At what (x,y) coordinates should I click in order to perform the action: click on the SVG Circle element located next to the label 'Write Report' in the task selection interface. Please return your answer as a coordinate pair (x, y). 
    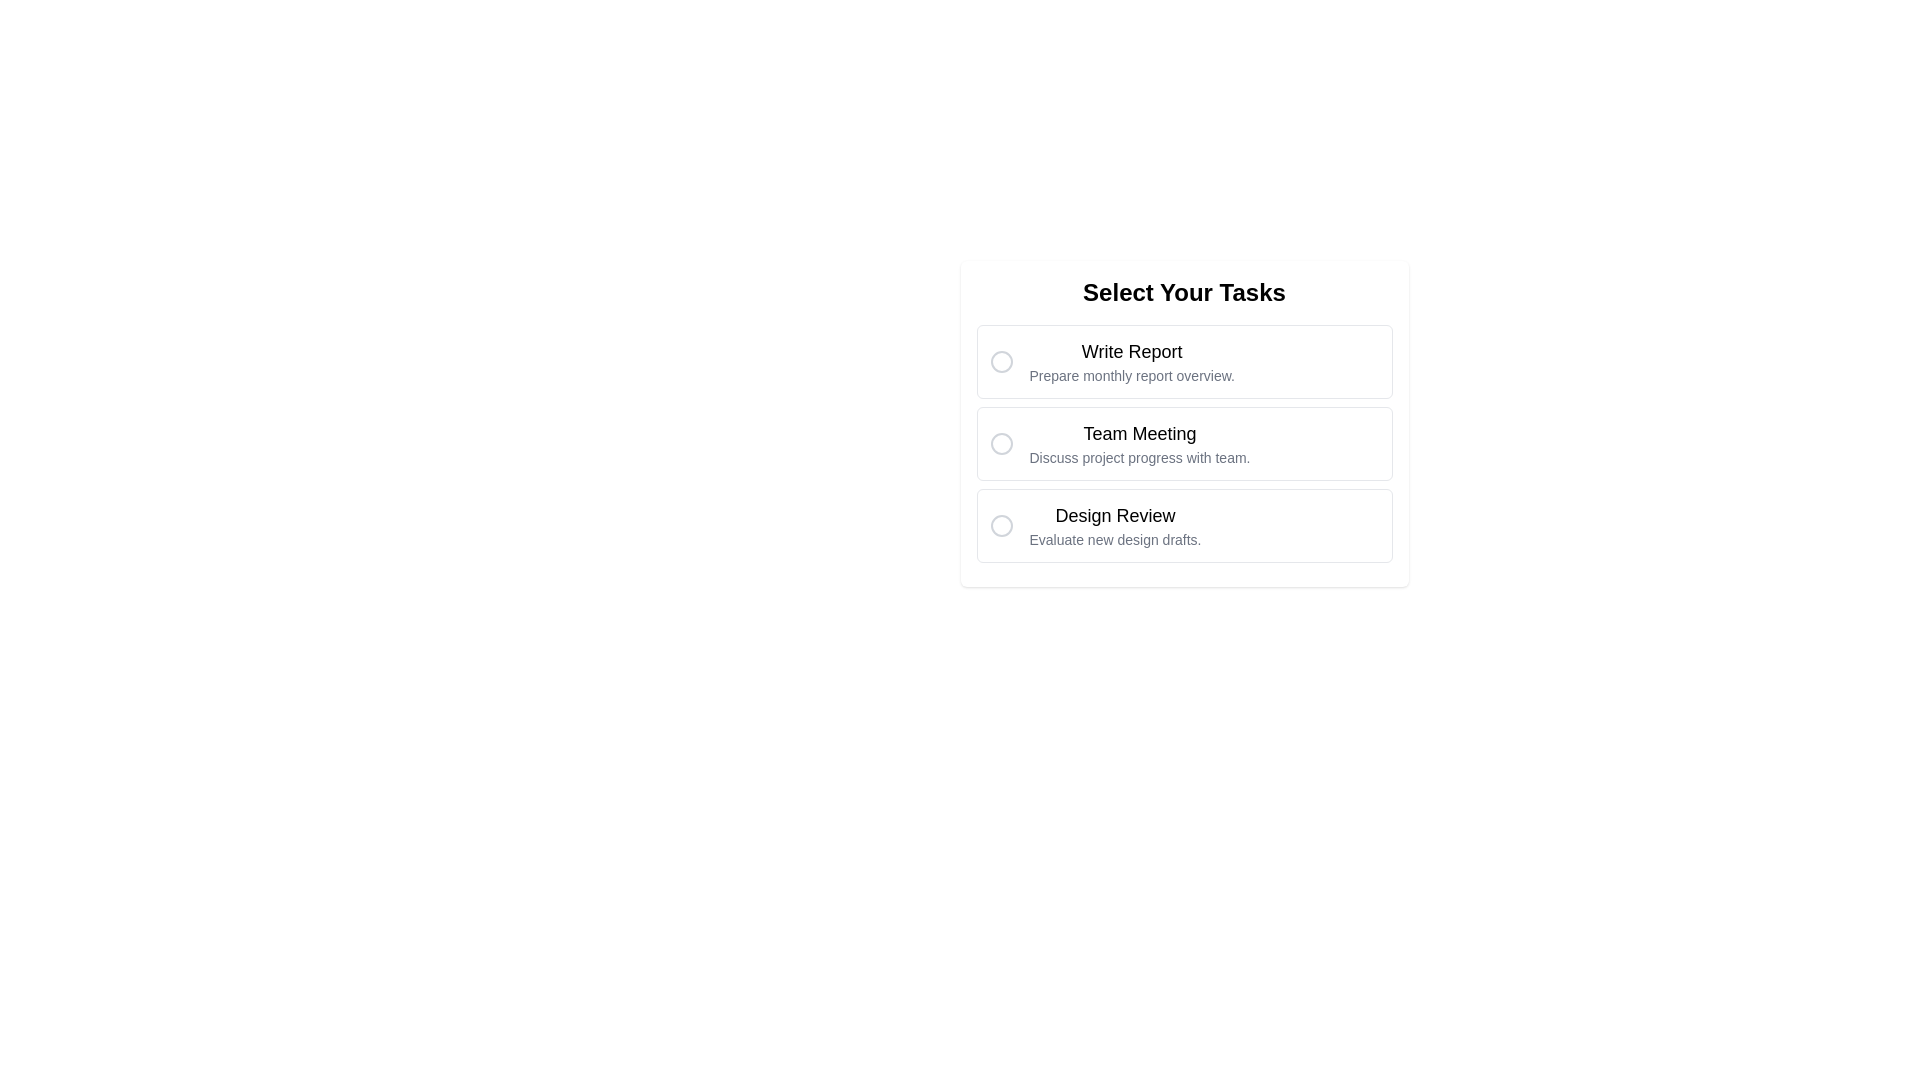
    Looking at the image, I should click on (1001, 362).